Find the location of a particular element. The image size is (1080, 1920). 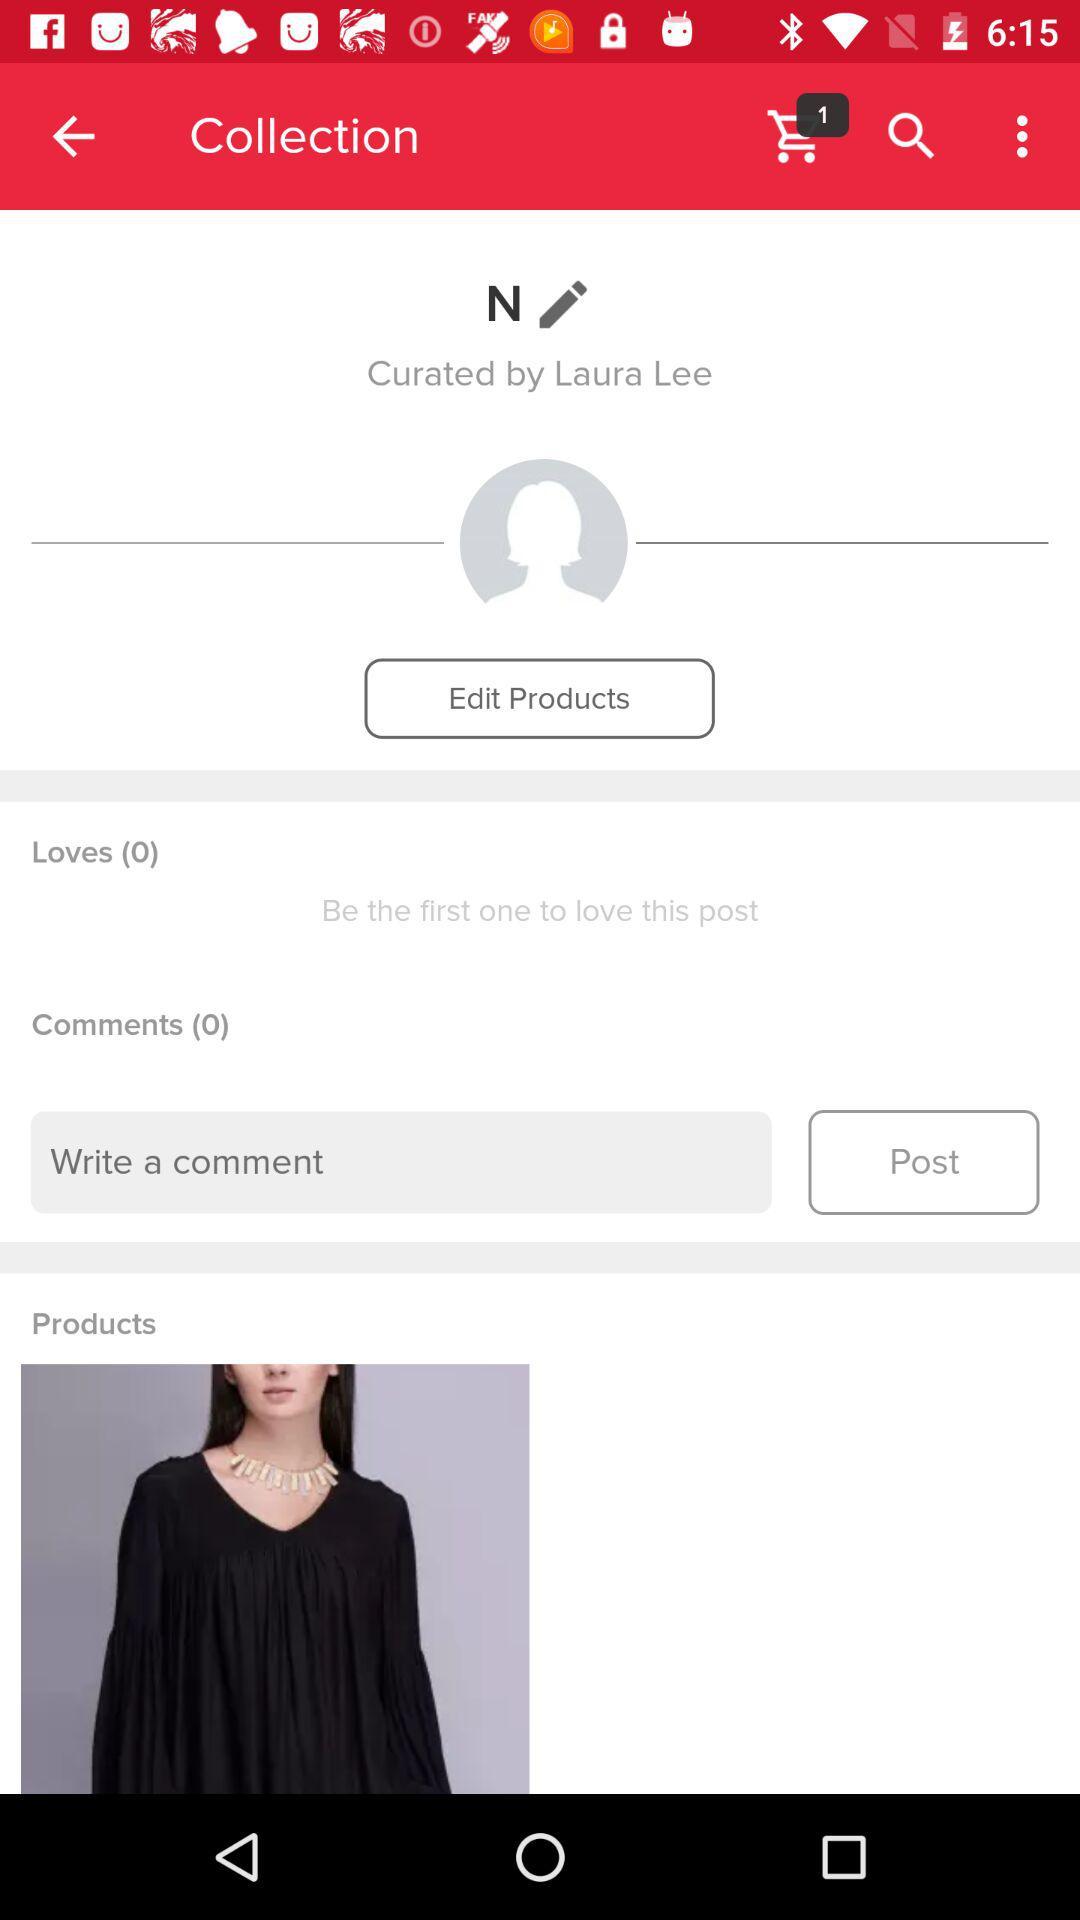

open cart is located at coordinates (795, 135).